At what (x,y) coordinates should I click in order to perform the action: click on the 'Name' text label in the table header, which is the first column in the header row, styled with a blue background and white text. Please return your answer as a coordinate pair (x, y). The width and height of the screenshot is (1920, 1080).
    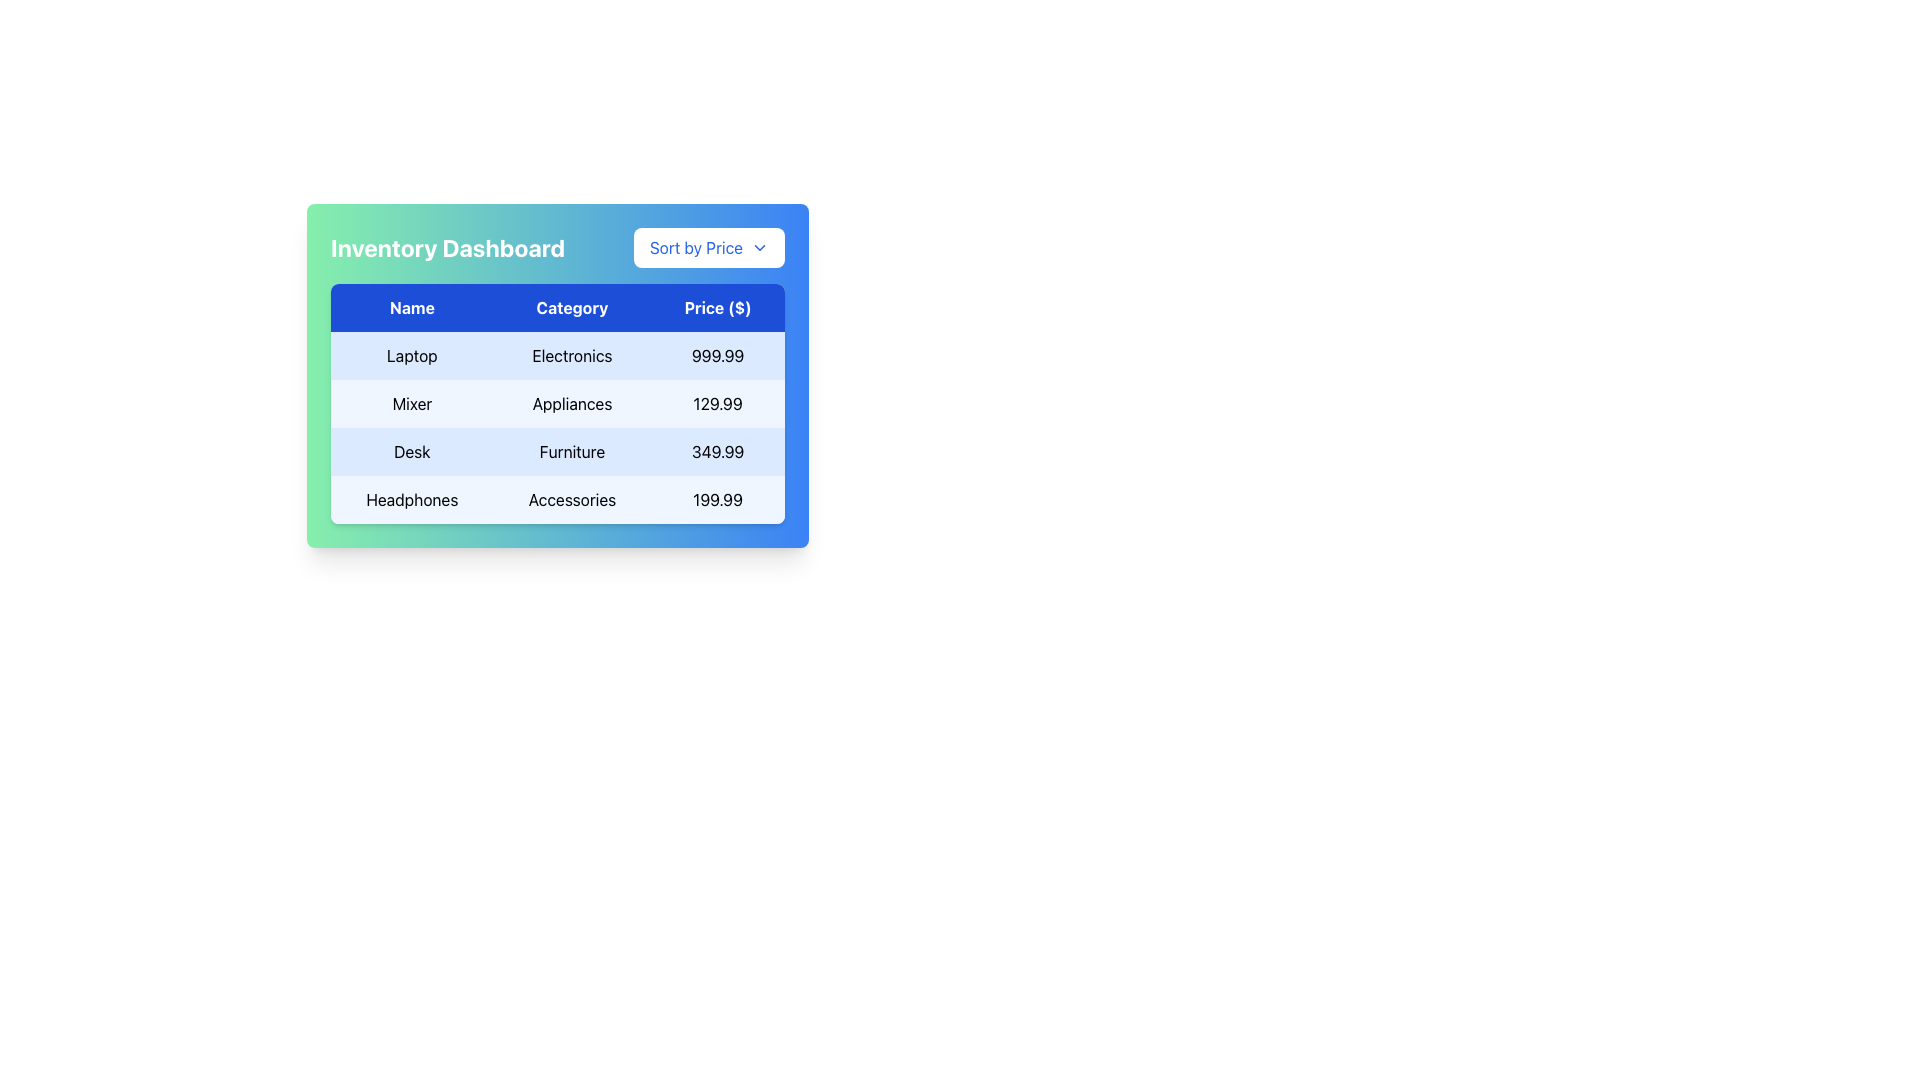
    Looking at the image, I should click on (411, 308).